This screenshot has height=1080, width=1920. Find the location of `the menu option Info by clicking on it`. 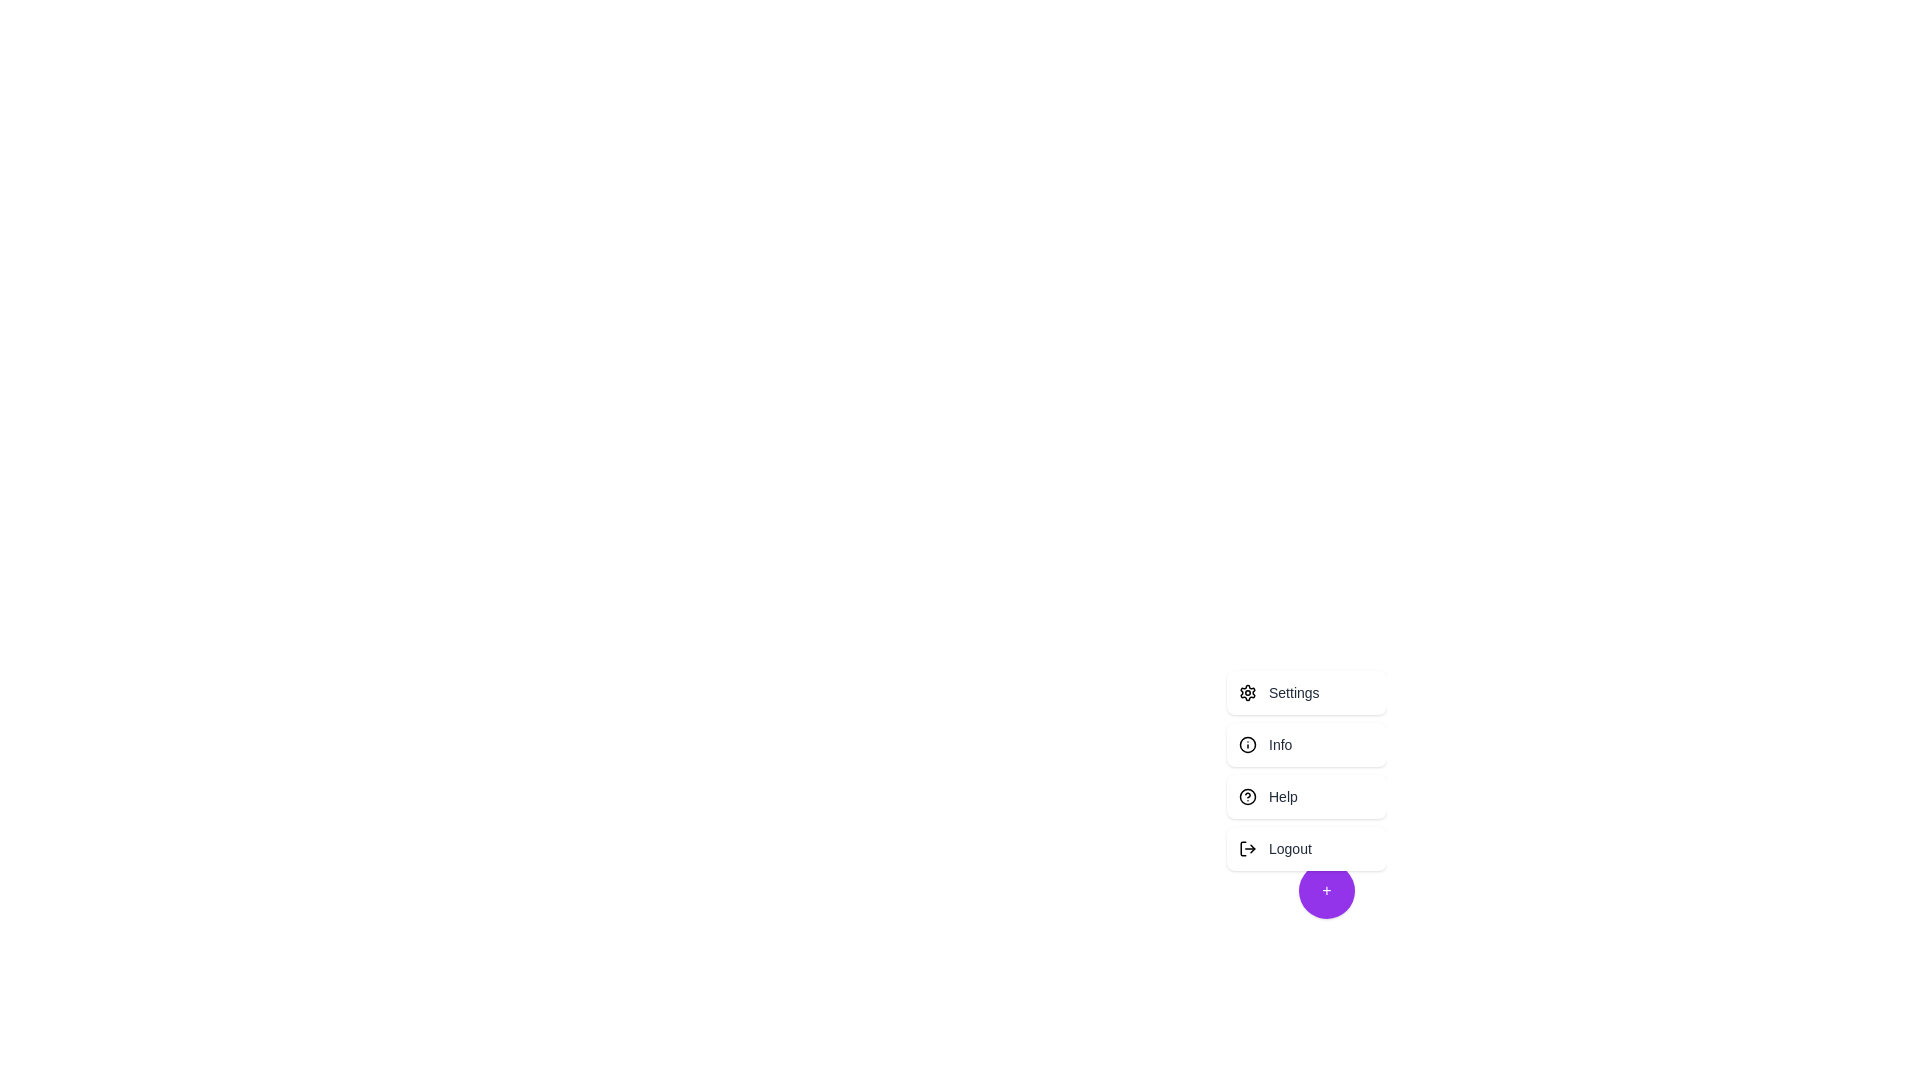

the menu option Info by clicking on it is located at coordinates (1306, 744).